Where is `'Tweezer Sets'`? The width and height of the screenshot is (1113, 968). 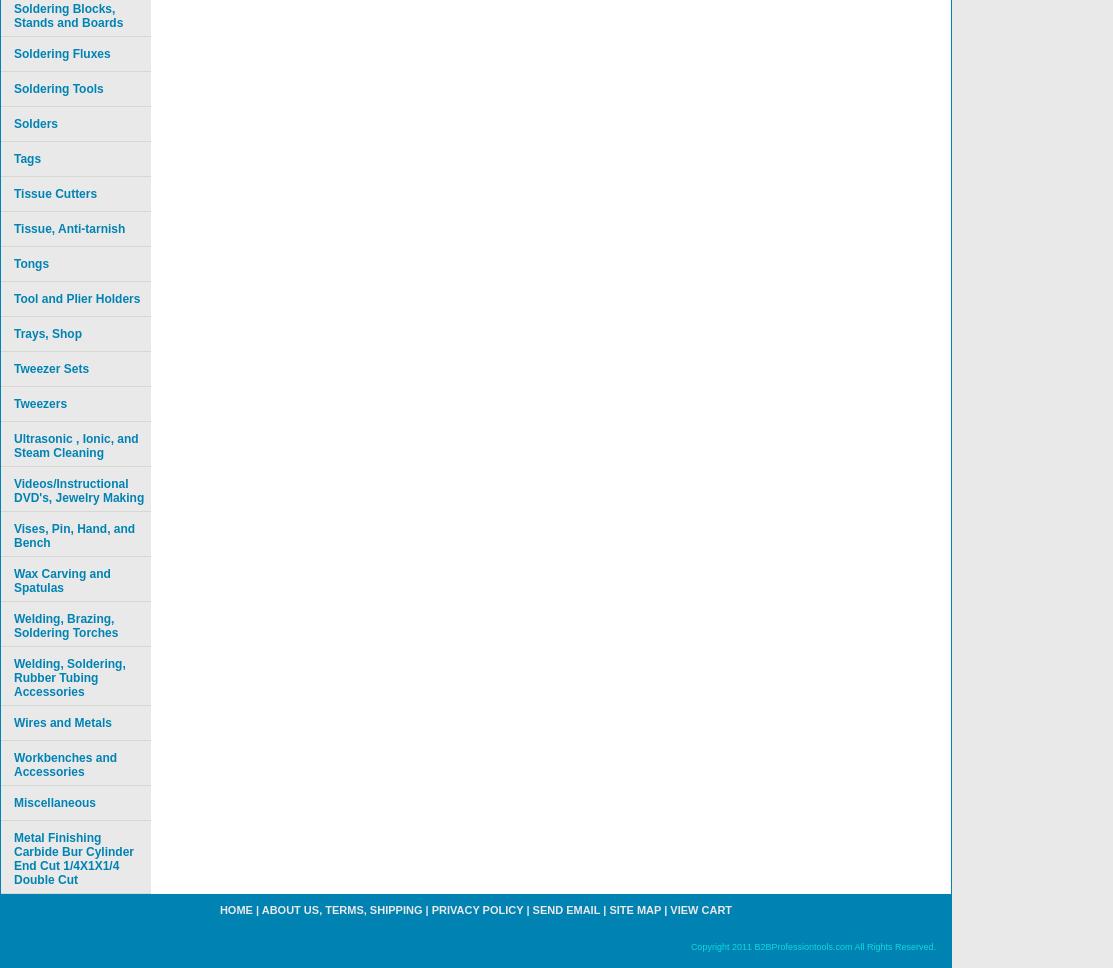 'Tweezer Sets' is located at coordinates (51, 368).